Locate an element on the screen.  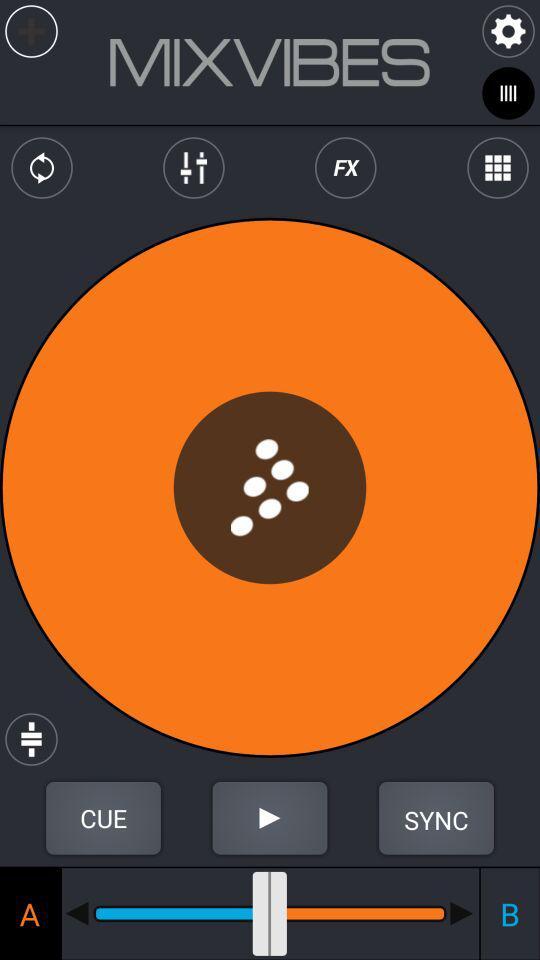
the minus icon is located at coordinates (76, 913).